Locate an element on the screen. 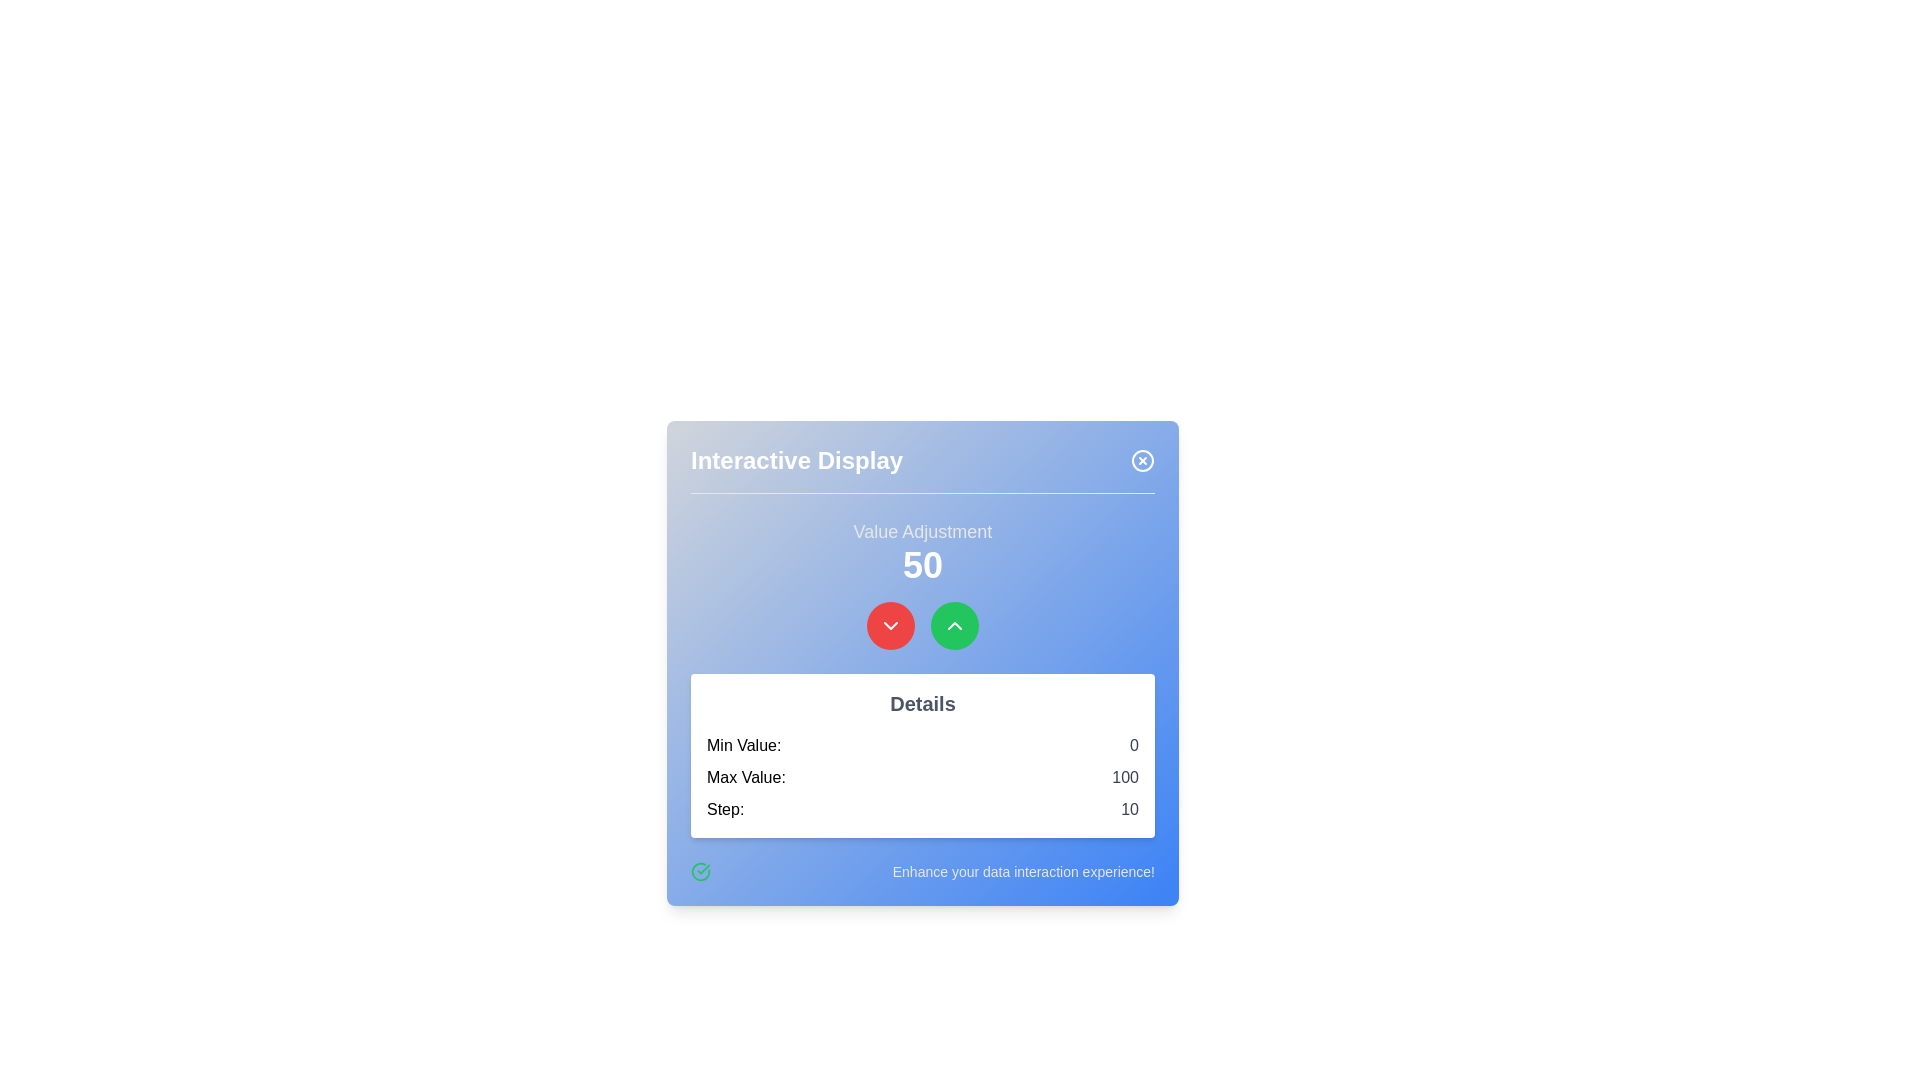 The height and width of the screenshot is (1080, 1920). text located at the bottom of the 'Interactive Display' card, next to the green circle checkmark icon is located at coordinates (921, 870).